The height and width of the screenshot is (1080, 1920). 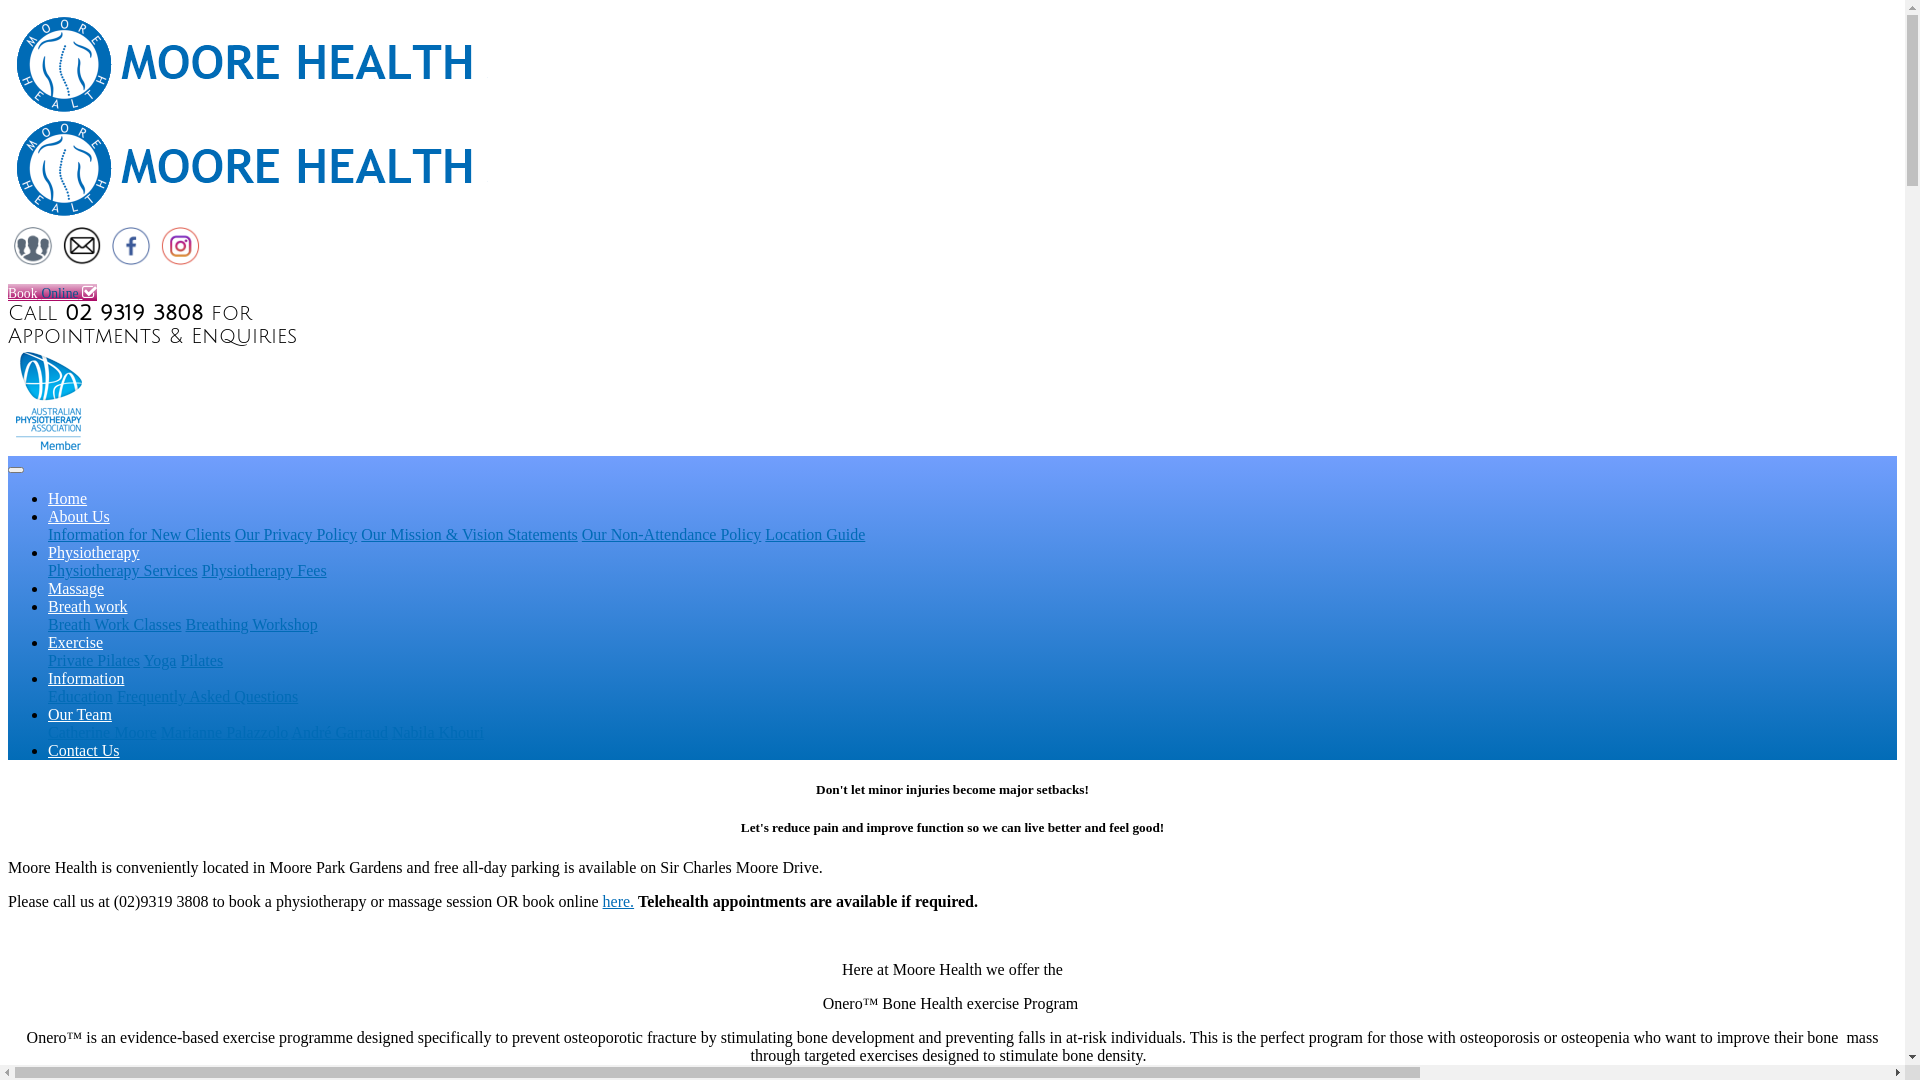 What do you see at coordinates (225, 732) in the screenshot?
I see `'Marianne Palazzolo'` at bounding box center [225, 732].